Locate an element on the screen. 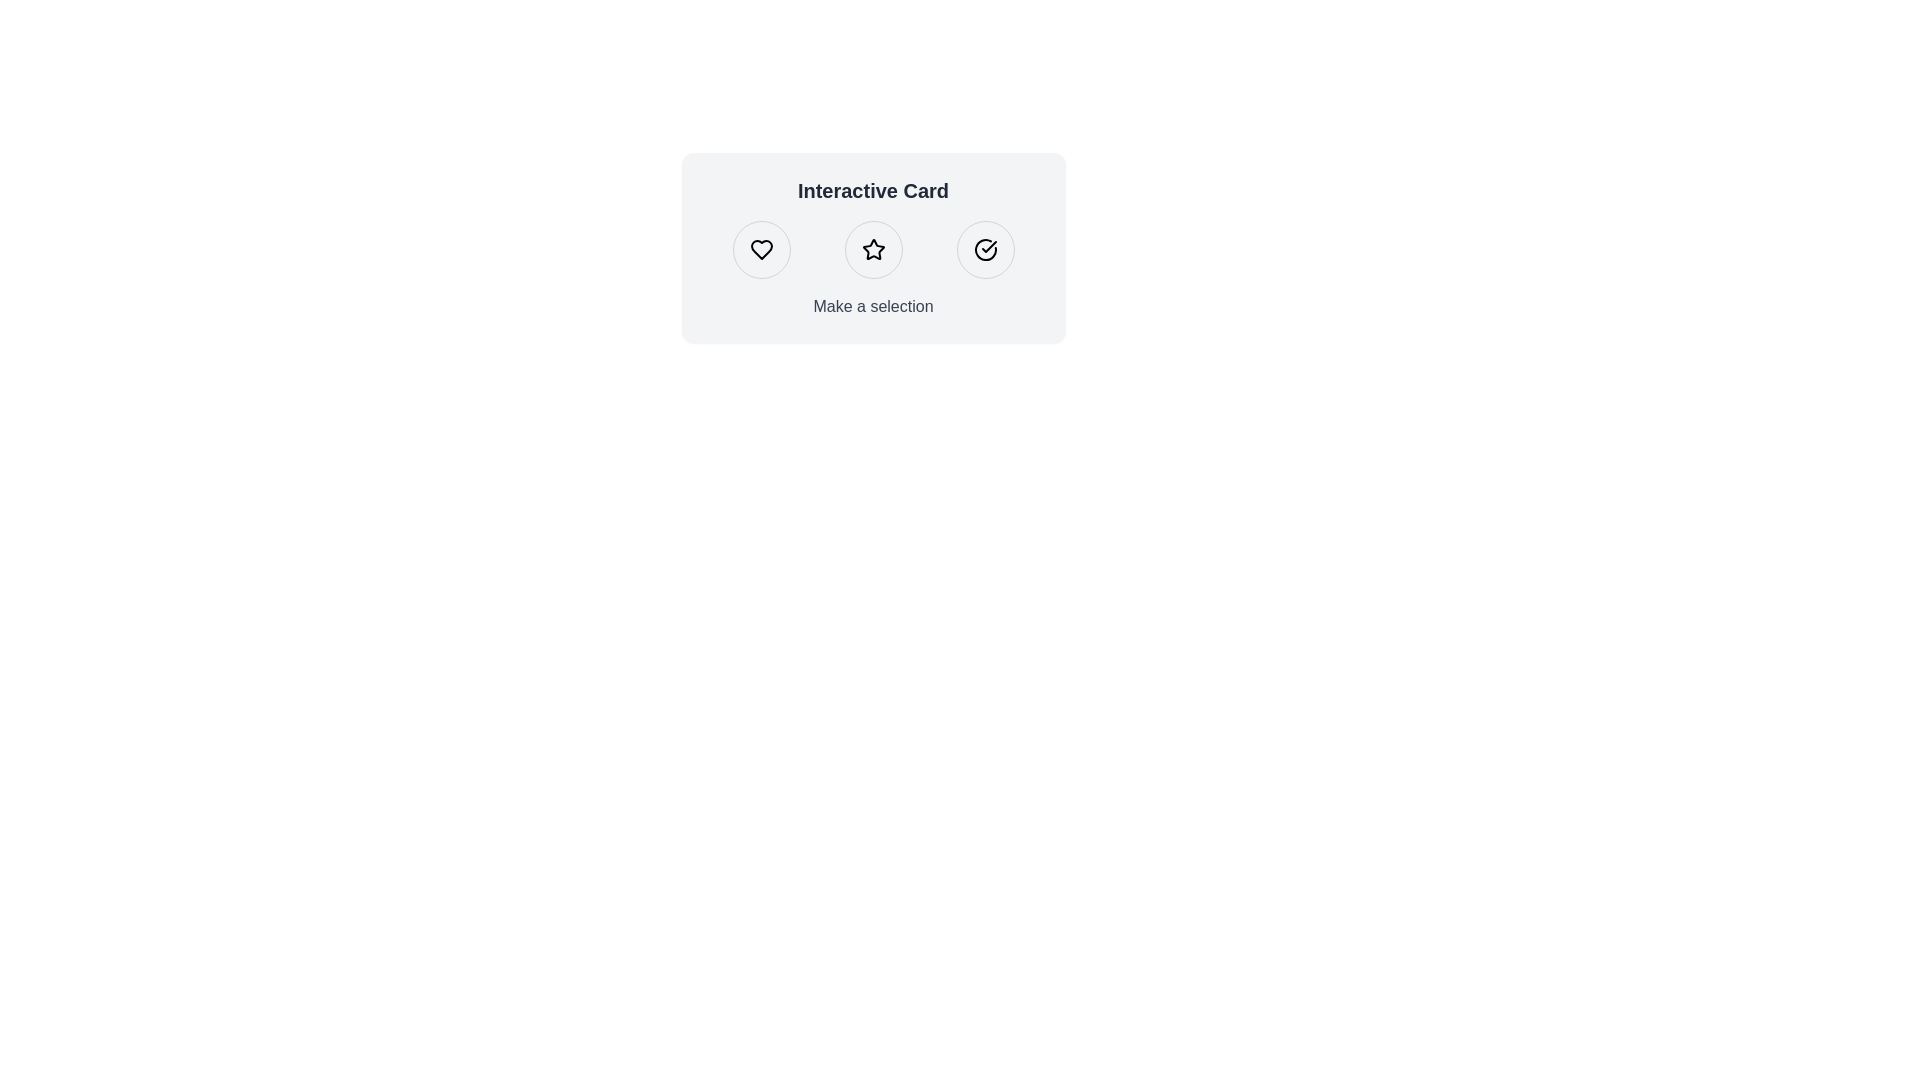  the circular button with a star icon, which is the second button in a set of three is located at coordinates (873, 249).